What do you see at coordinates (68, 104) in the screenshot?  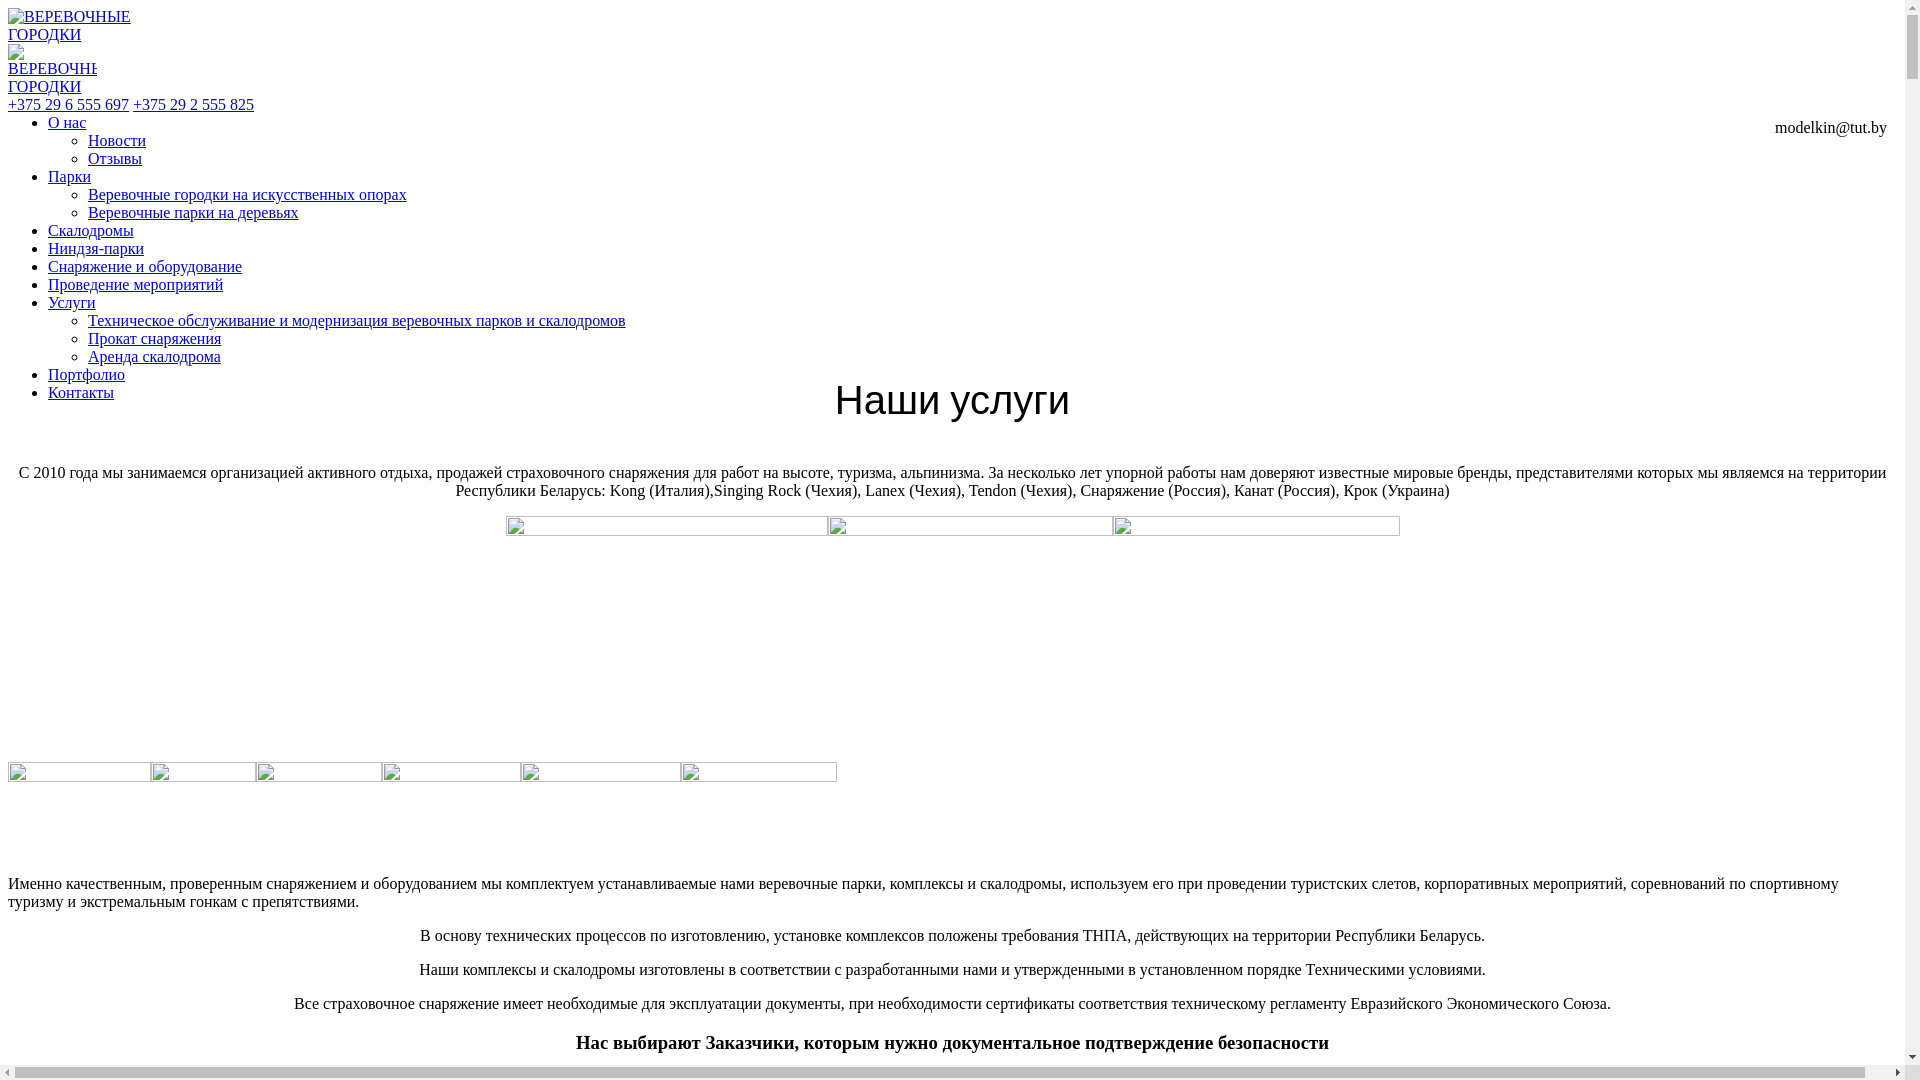 I see `'+375 29 6 555 697'` at bounding box center [68, 104].